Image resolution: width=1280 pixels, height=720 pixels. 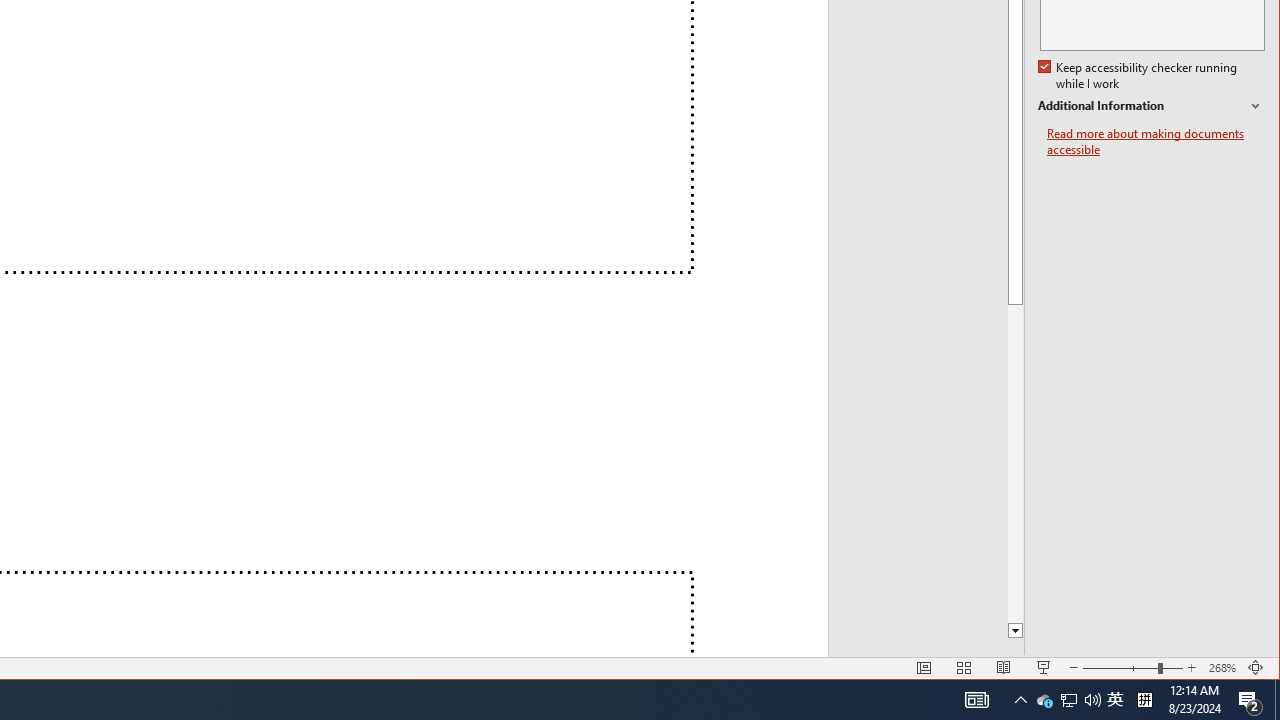 I want to click on 'Keep accessibility checker running while I work', so click(x=1139, y=75).